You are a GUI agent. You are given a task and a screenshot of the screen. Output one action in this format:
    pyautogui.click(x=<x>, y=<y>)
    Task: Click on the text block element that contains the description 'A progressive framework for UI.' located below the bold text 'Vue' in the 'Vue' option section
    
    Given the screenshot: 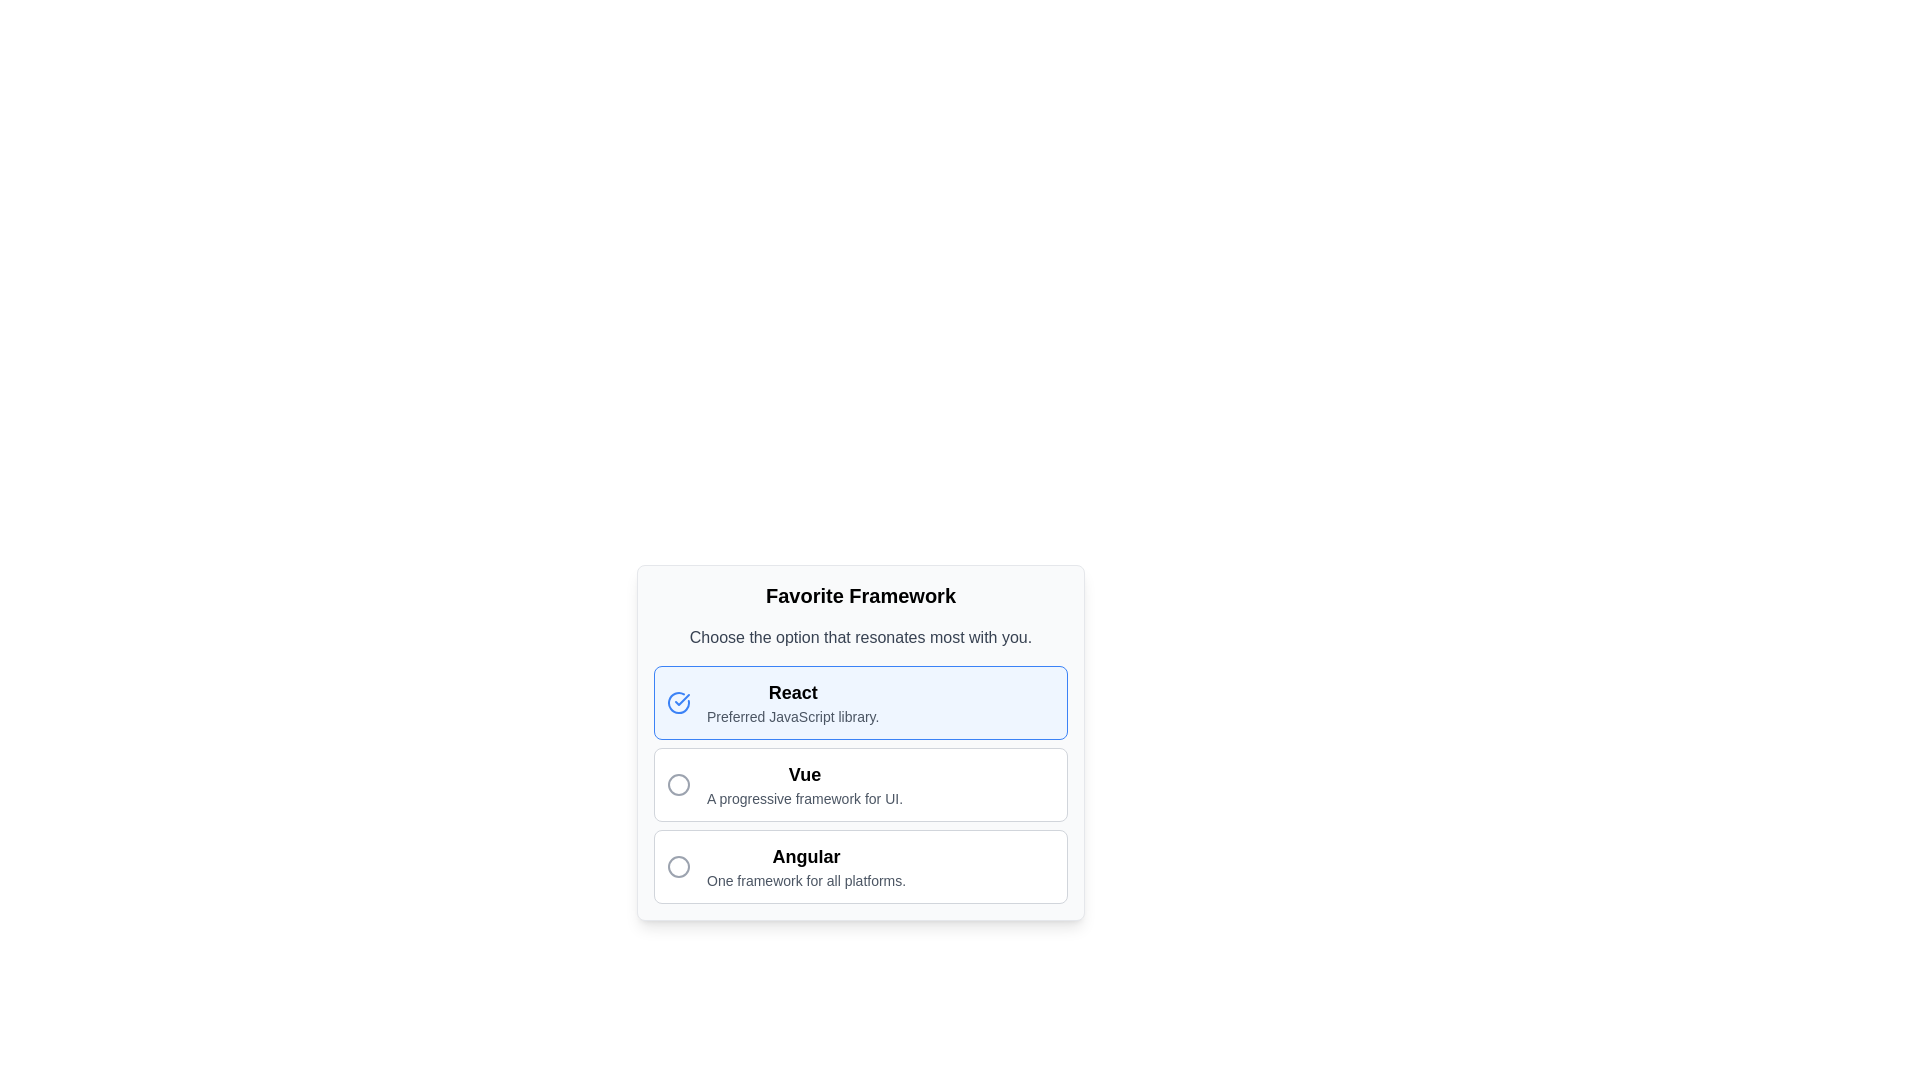 What is the action you would take?
    pyautogui.click(x=805, y=797)
    